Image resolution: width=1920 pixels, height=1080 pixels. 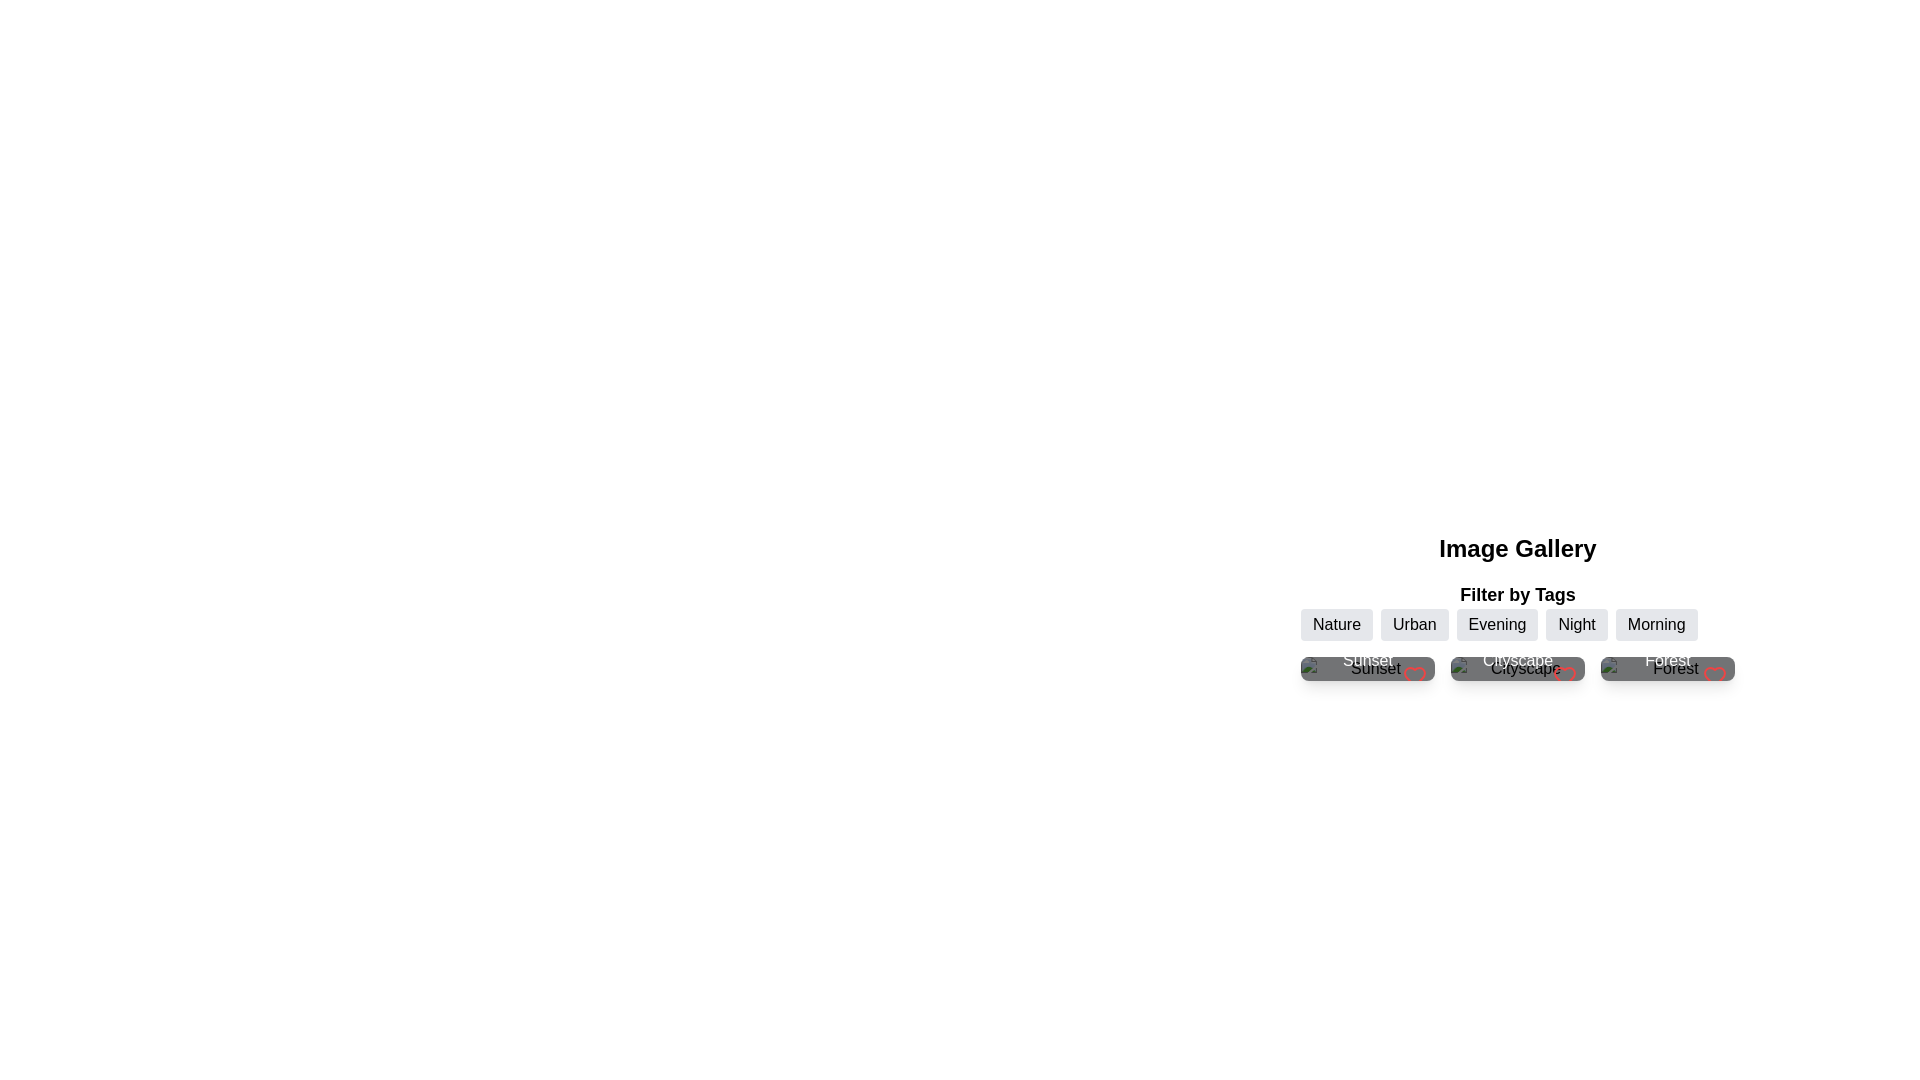 What do you see at coordinates (1517, 593) in the screenshot?
I see `'Filter by Tags' text label, which is a bold and larger-sized textual label serving as a heading for the filter tags section` at bounding box center [1517, 593].